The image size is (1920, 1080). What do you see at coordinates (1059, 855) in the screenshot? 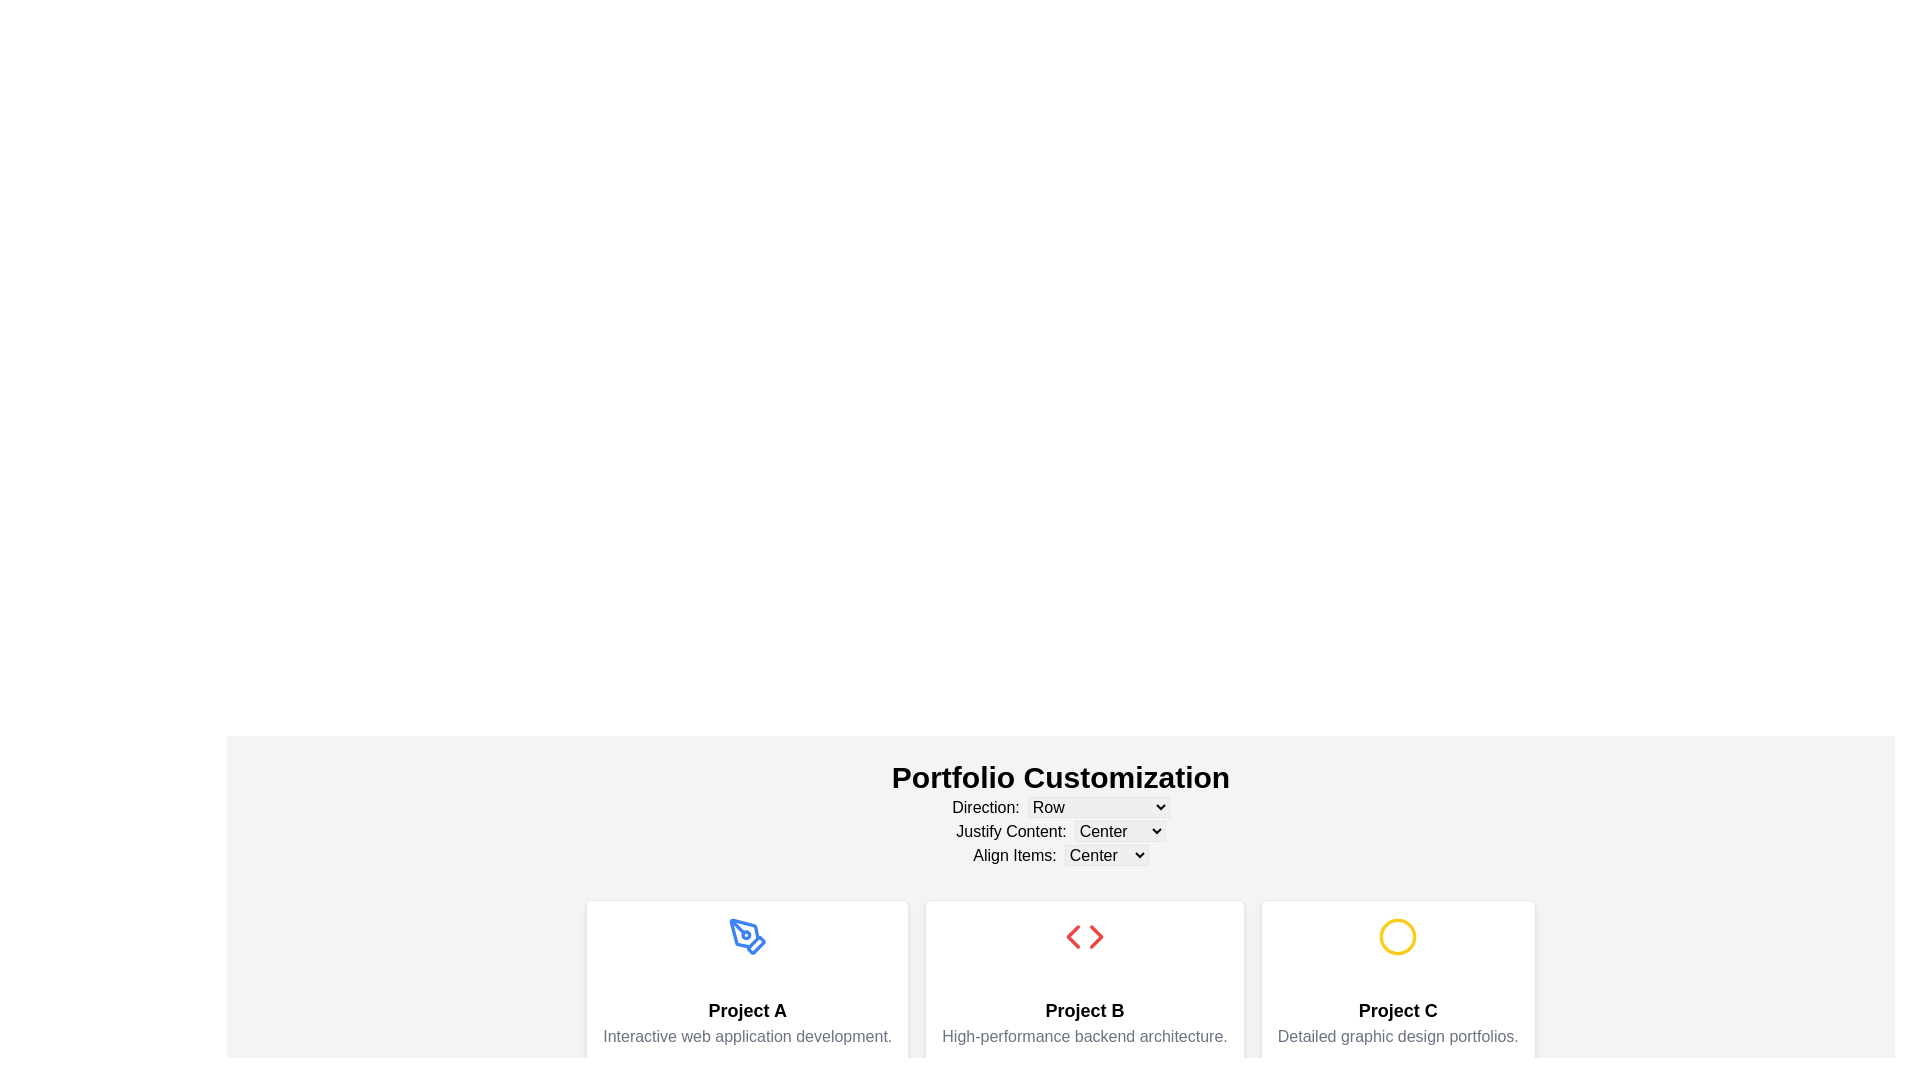
I see `the interactive component 'StretchCenterBaseline' within the text options under 'Portfolio Customization'` at bounding box center [1059, 855].